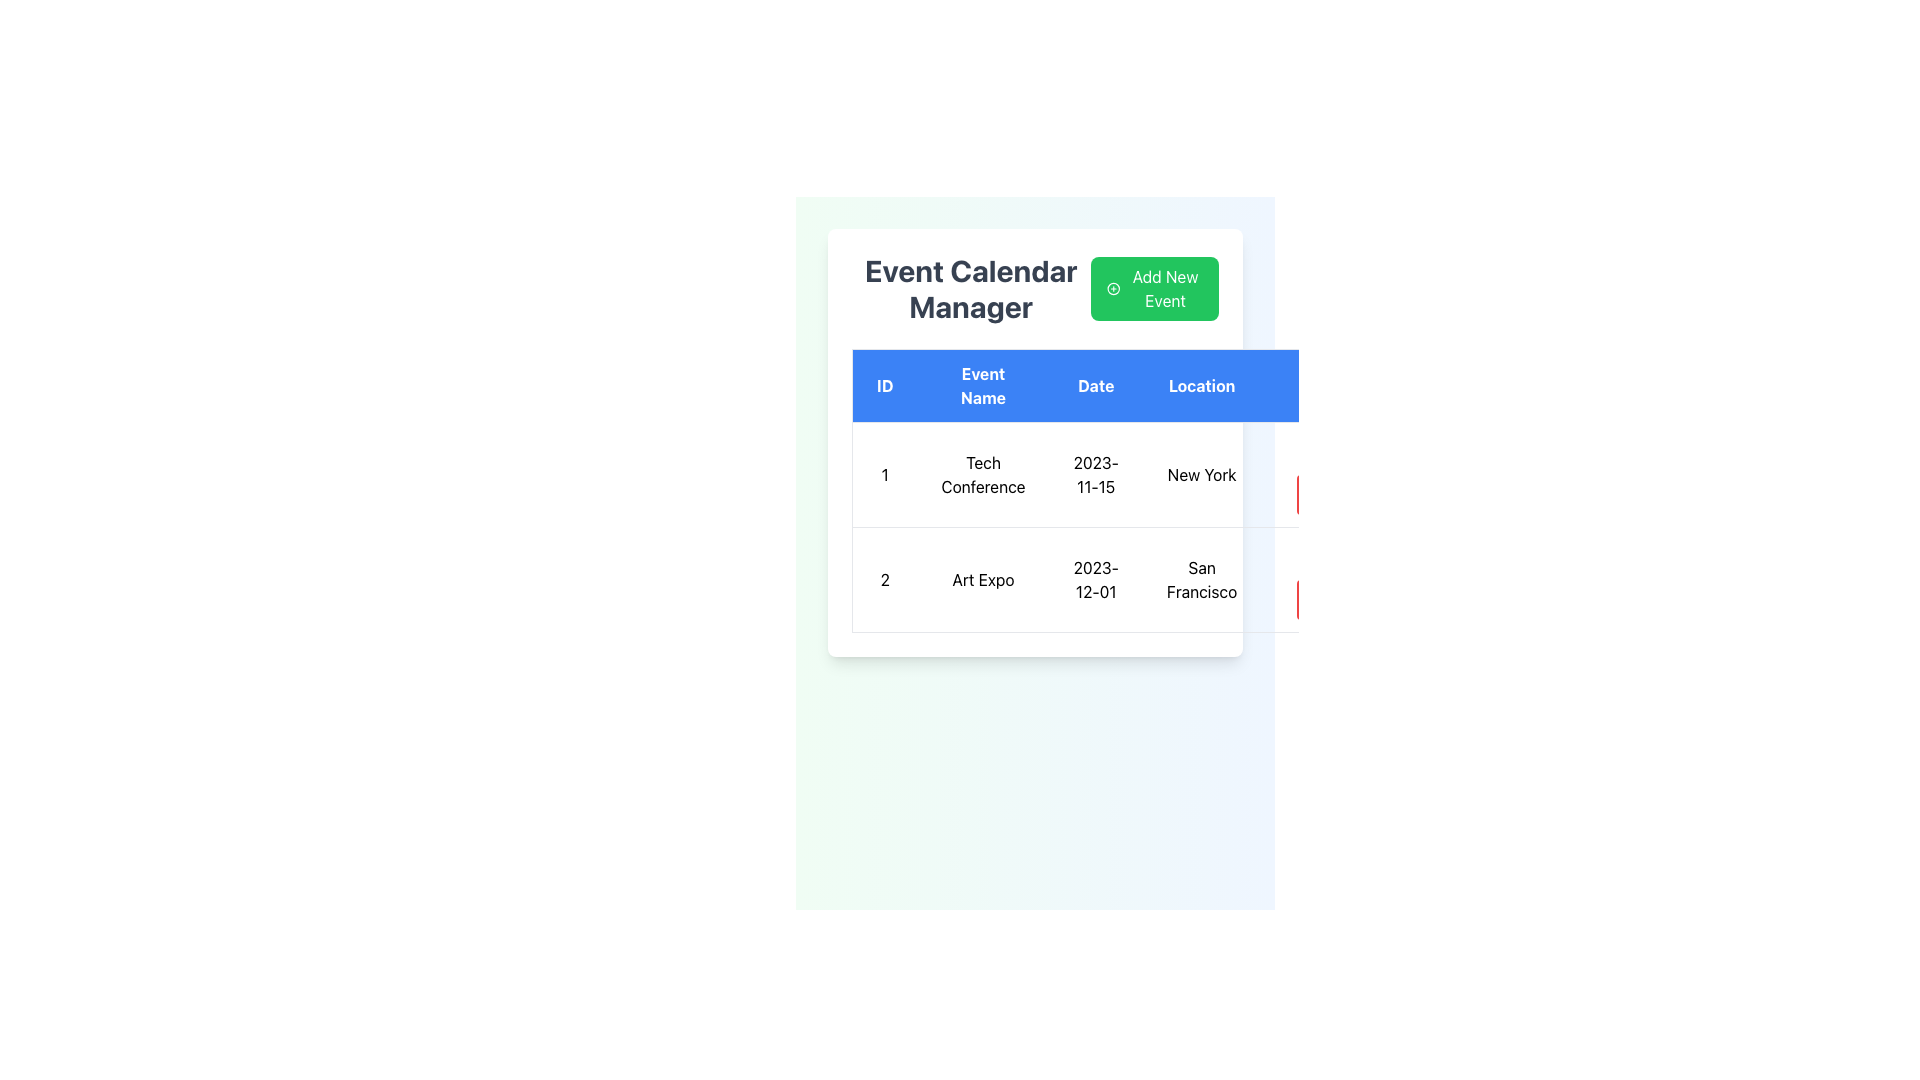  I want to click on the header row of the table to navigate to related content, so click(1126, 385).